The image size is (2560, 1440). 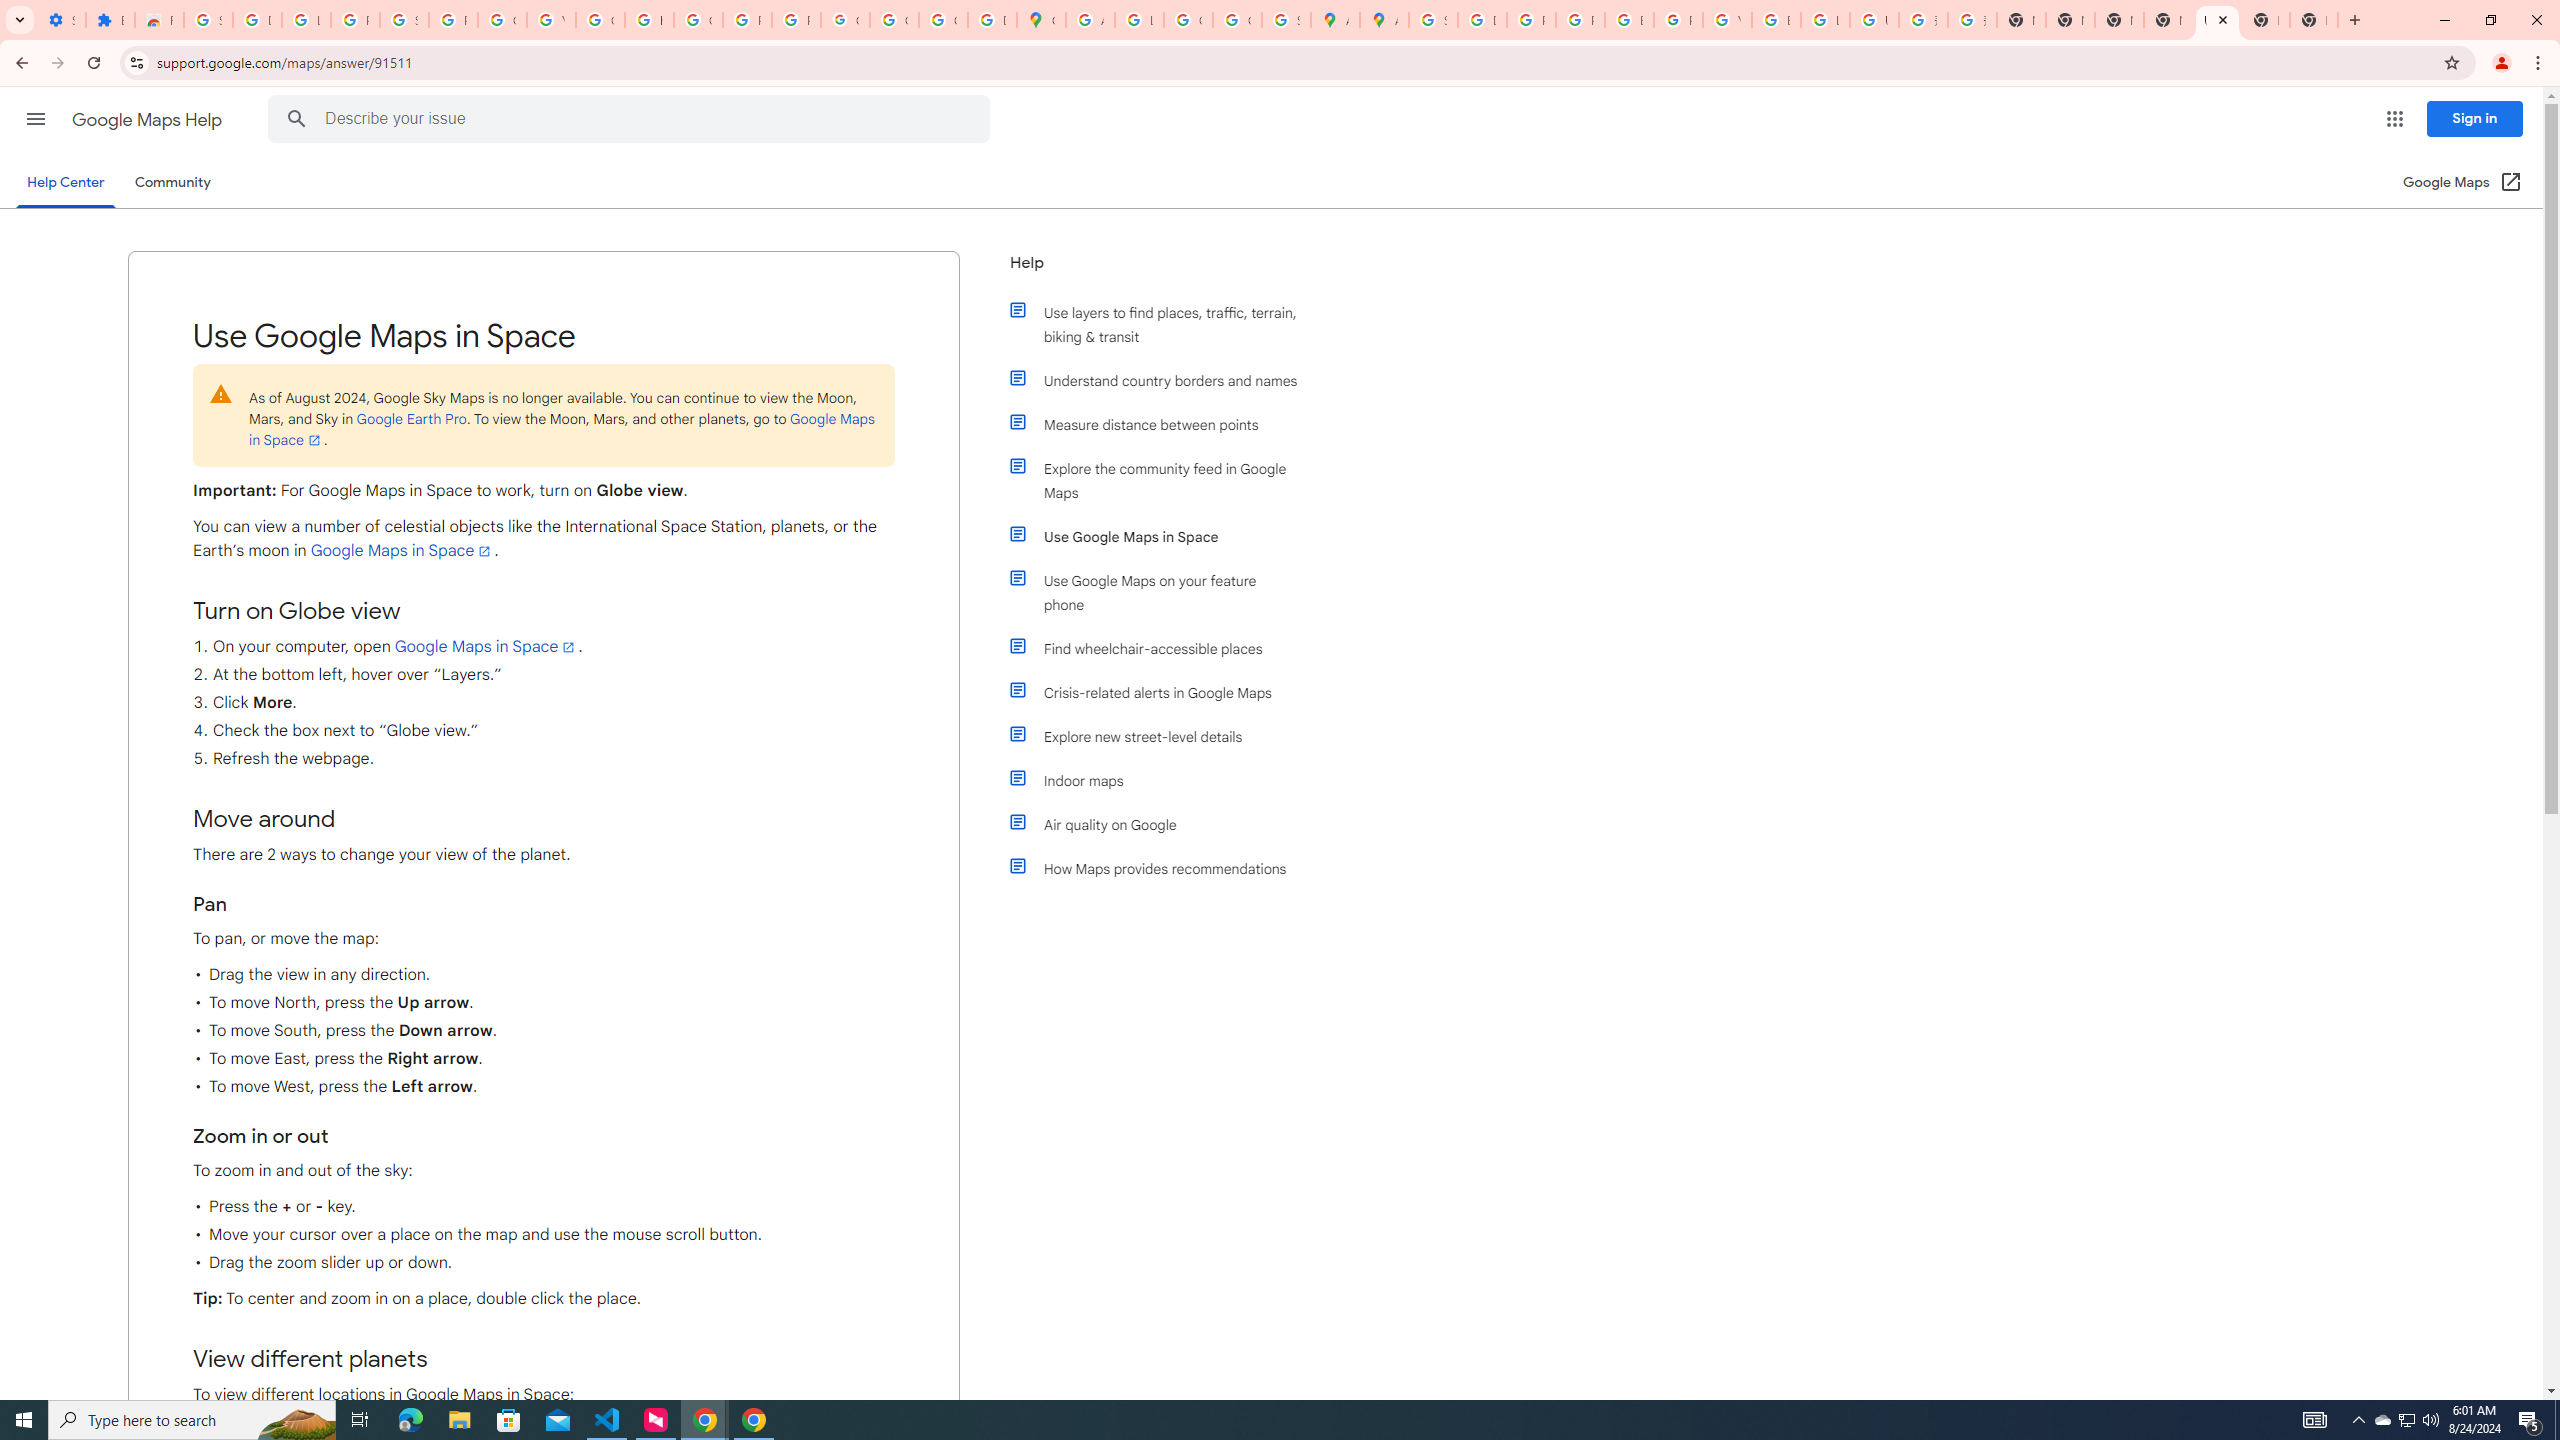 What do you see at coordinates (2215, 19) in the screenshot?
I see `'Use Google Maps in Space - Google Maps Help'` at bounding box center [2215, 19].